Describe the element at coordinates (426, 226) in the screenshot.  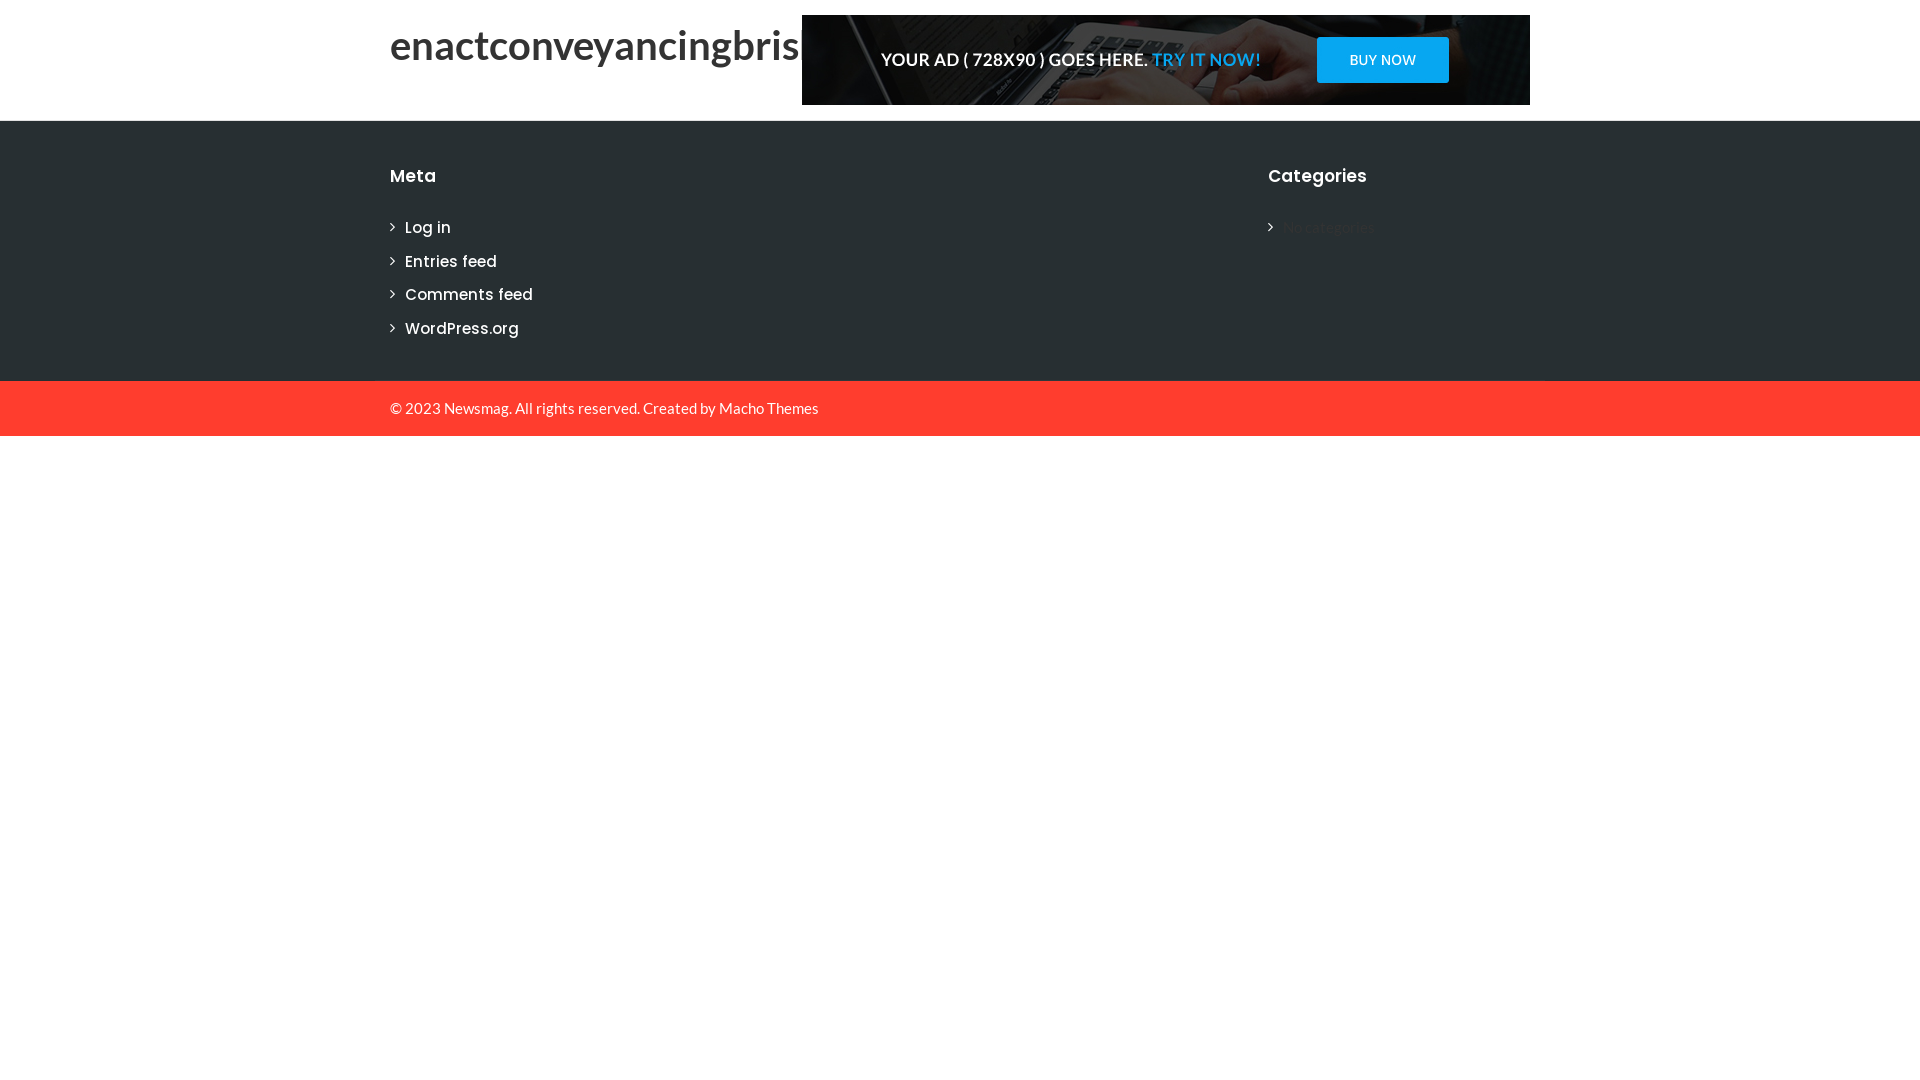
I see `'Log in'` at that location.